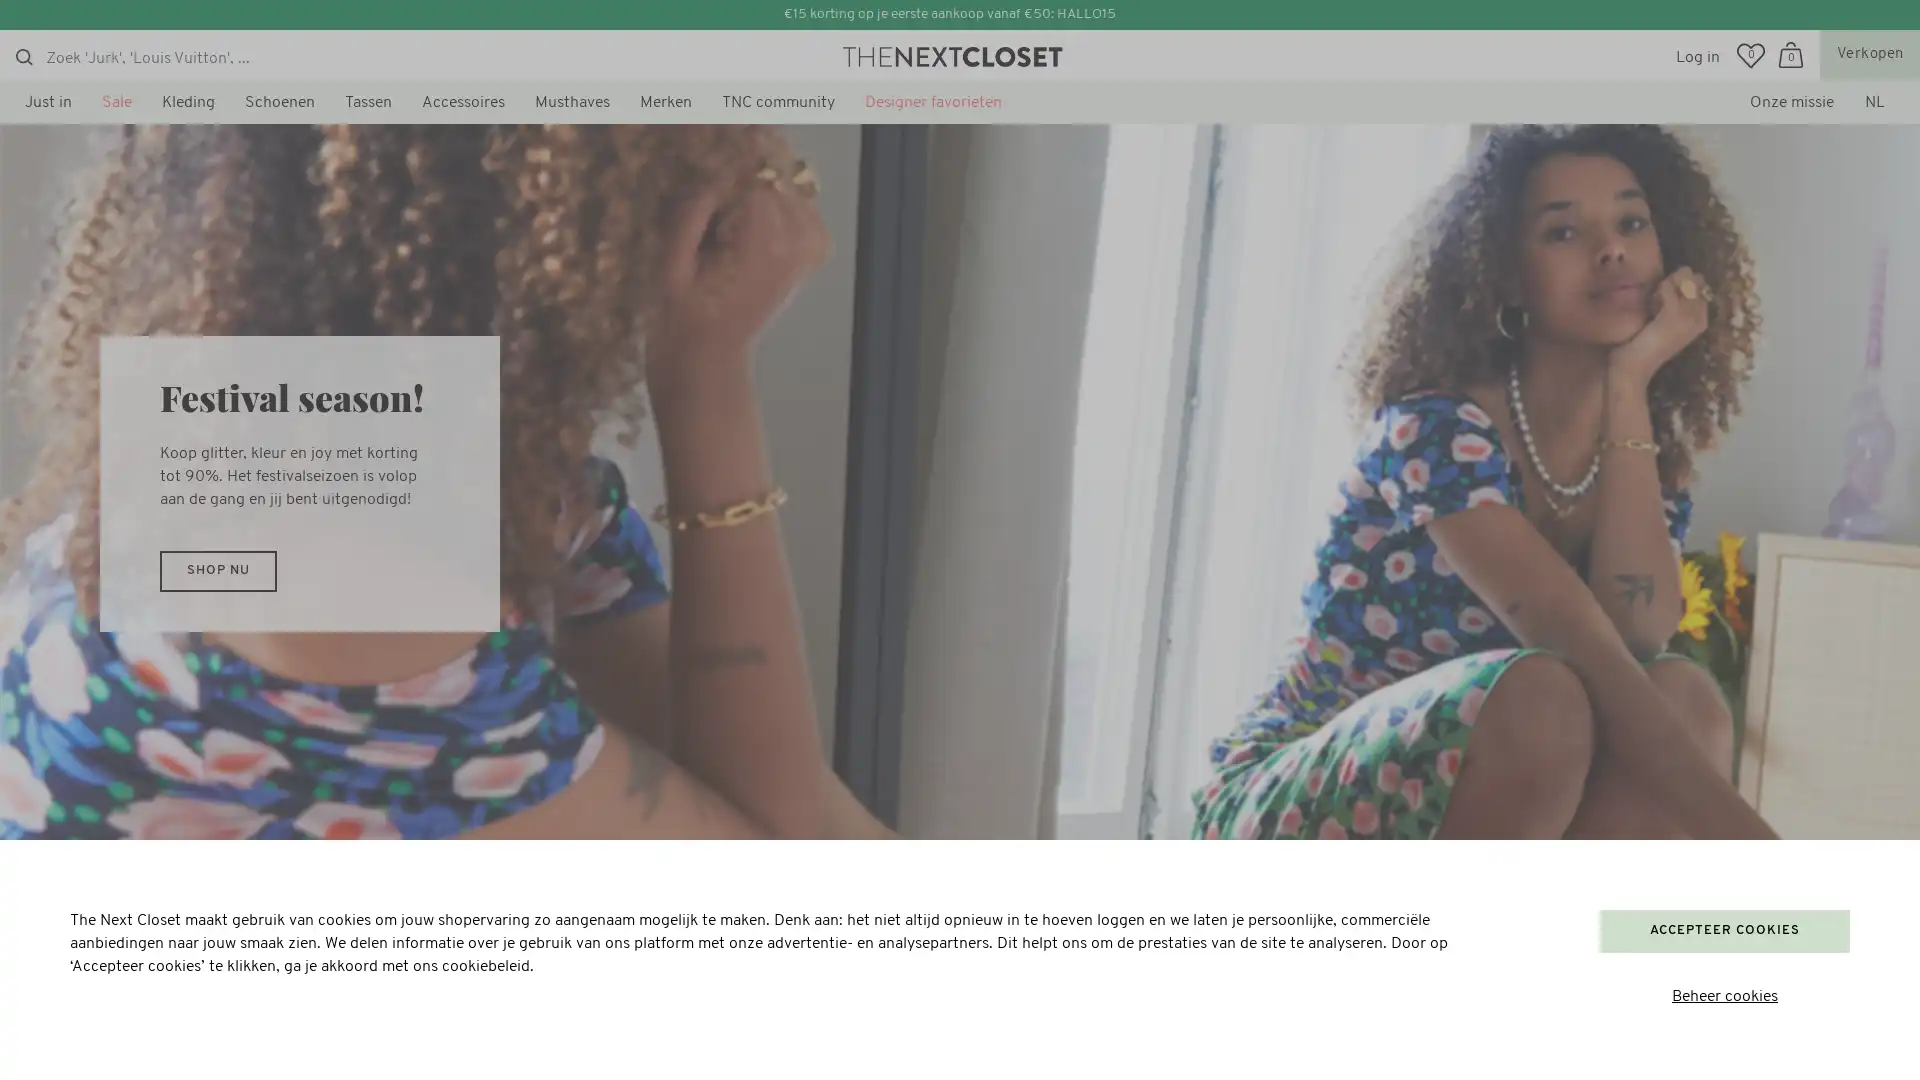 This screenshot has height=1080, width=1920. I want to click on Chat, so click(66, 1039).